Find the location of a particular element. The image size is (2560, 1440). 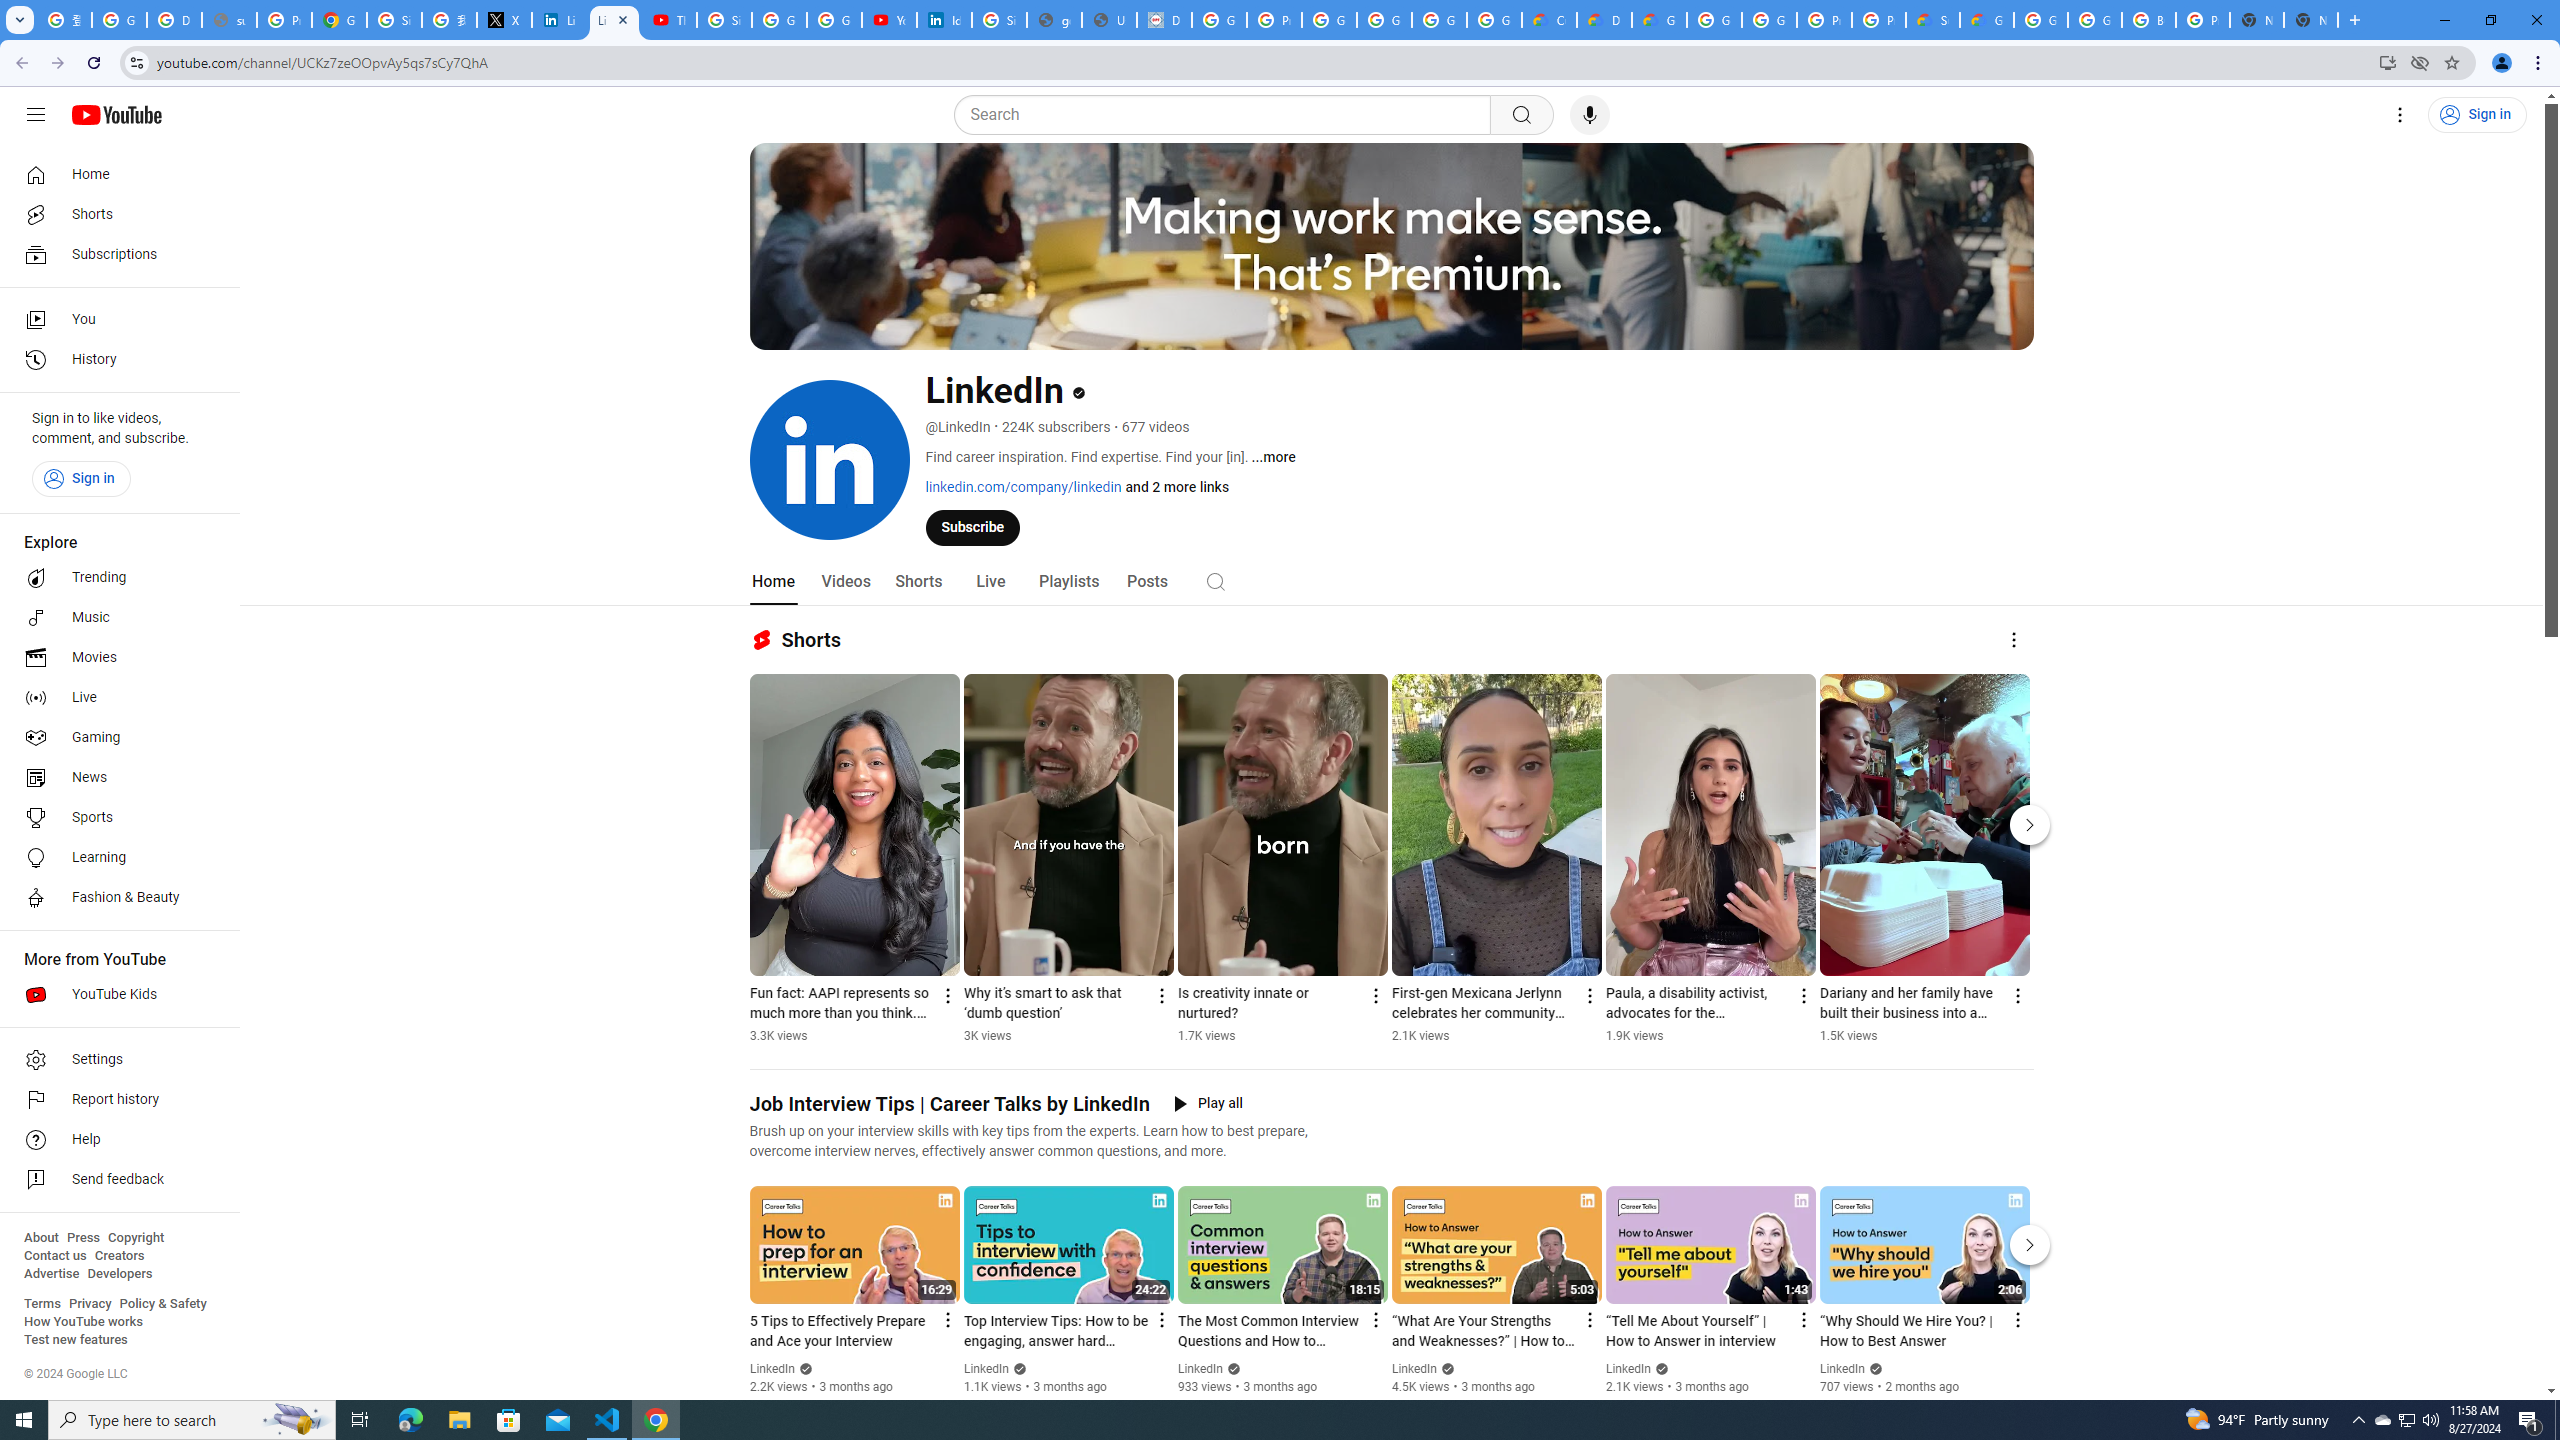

'Verified' is located at coordinates (1872, 1367).